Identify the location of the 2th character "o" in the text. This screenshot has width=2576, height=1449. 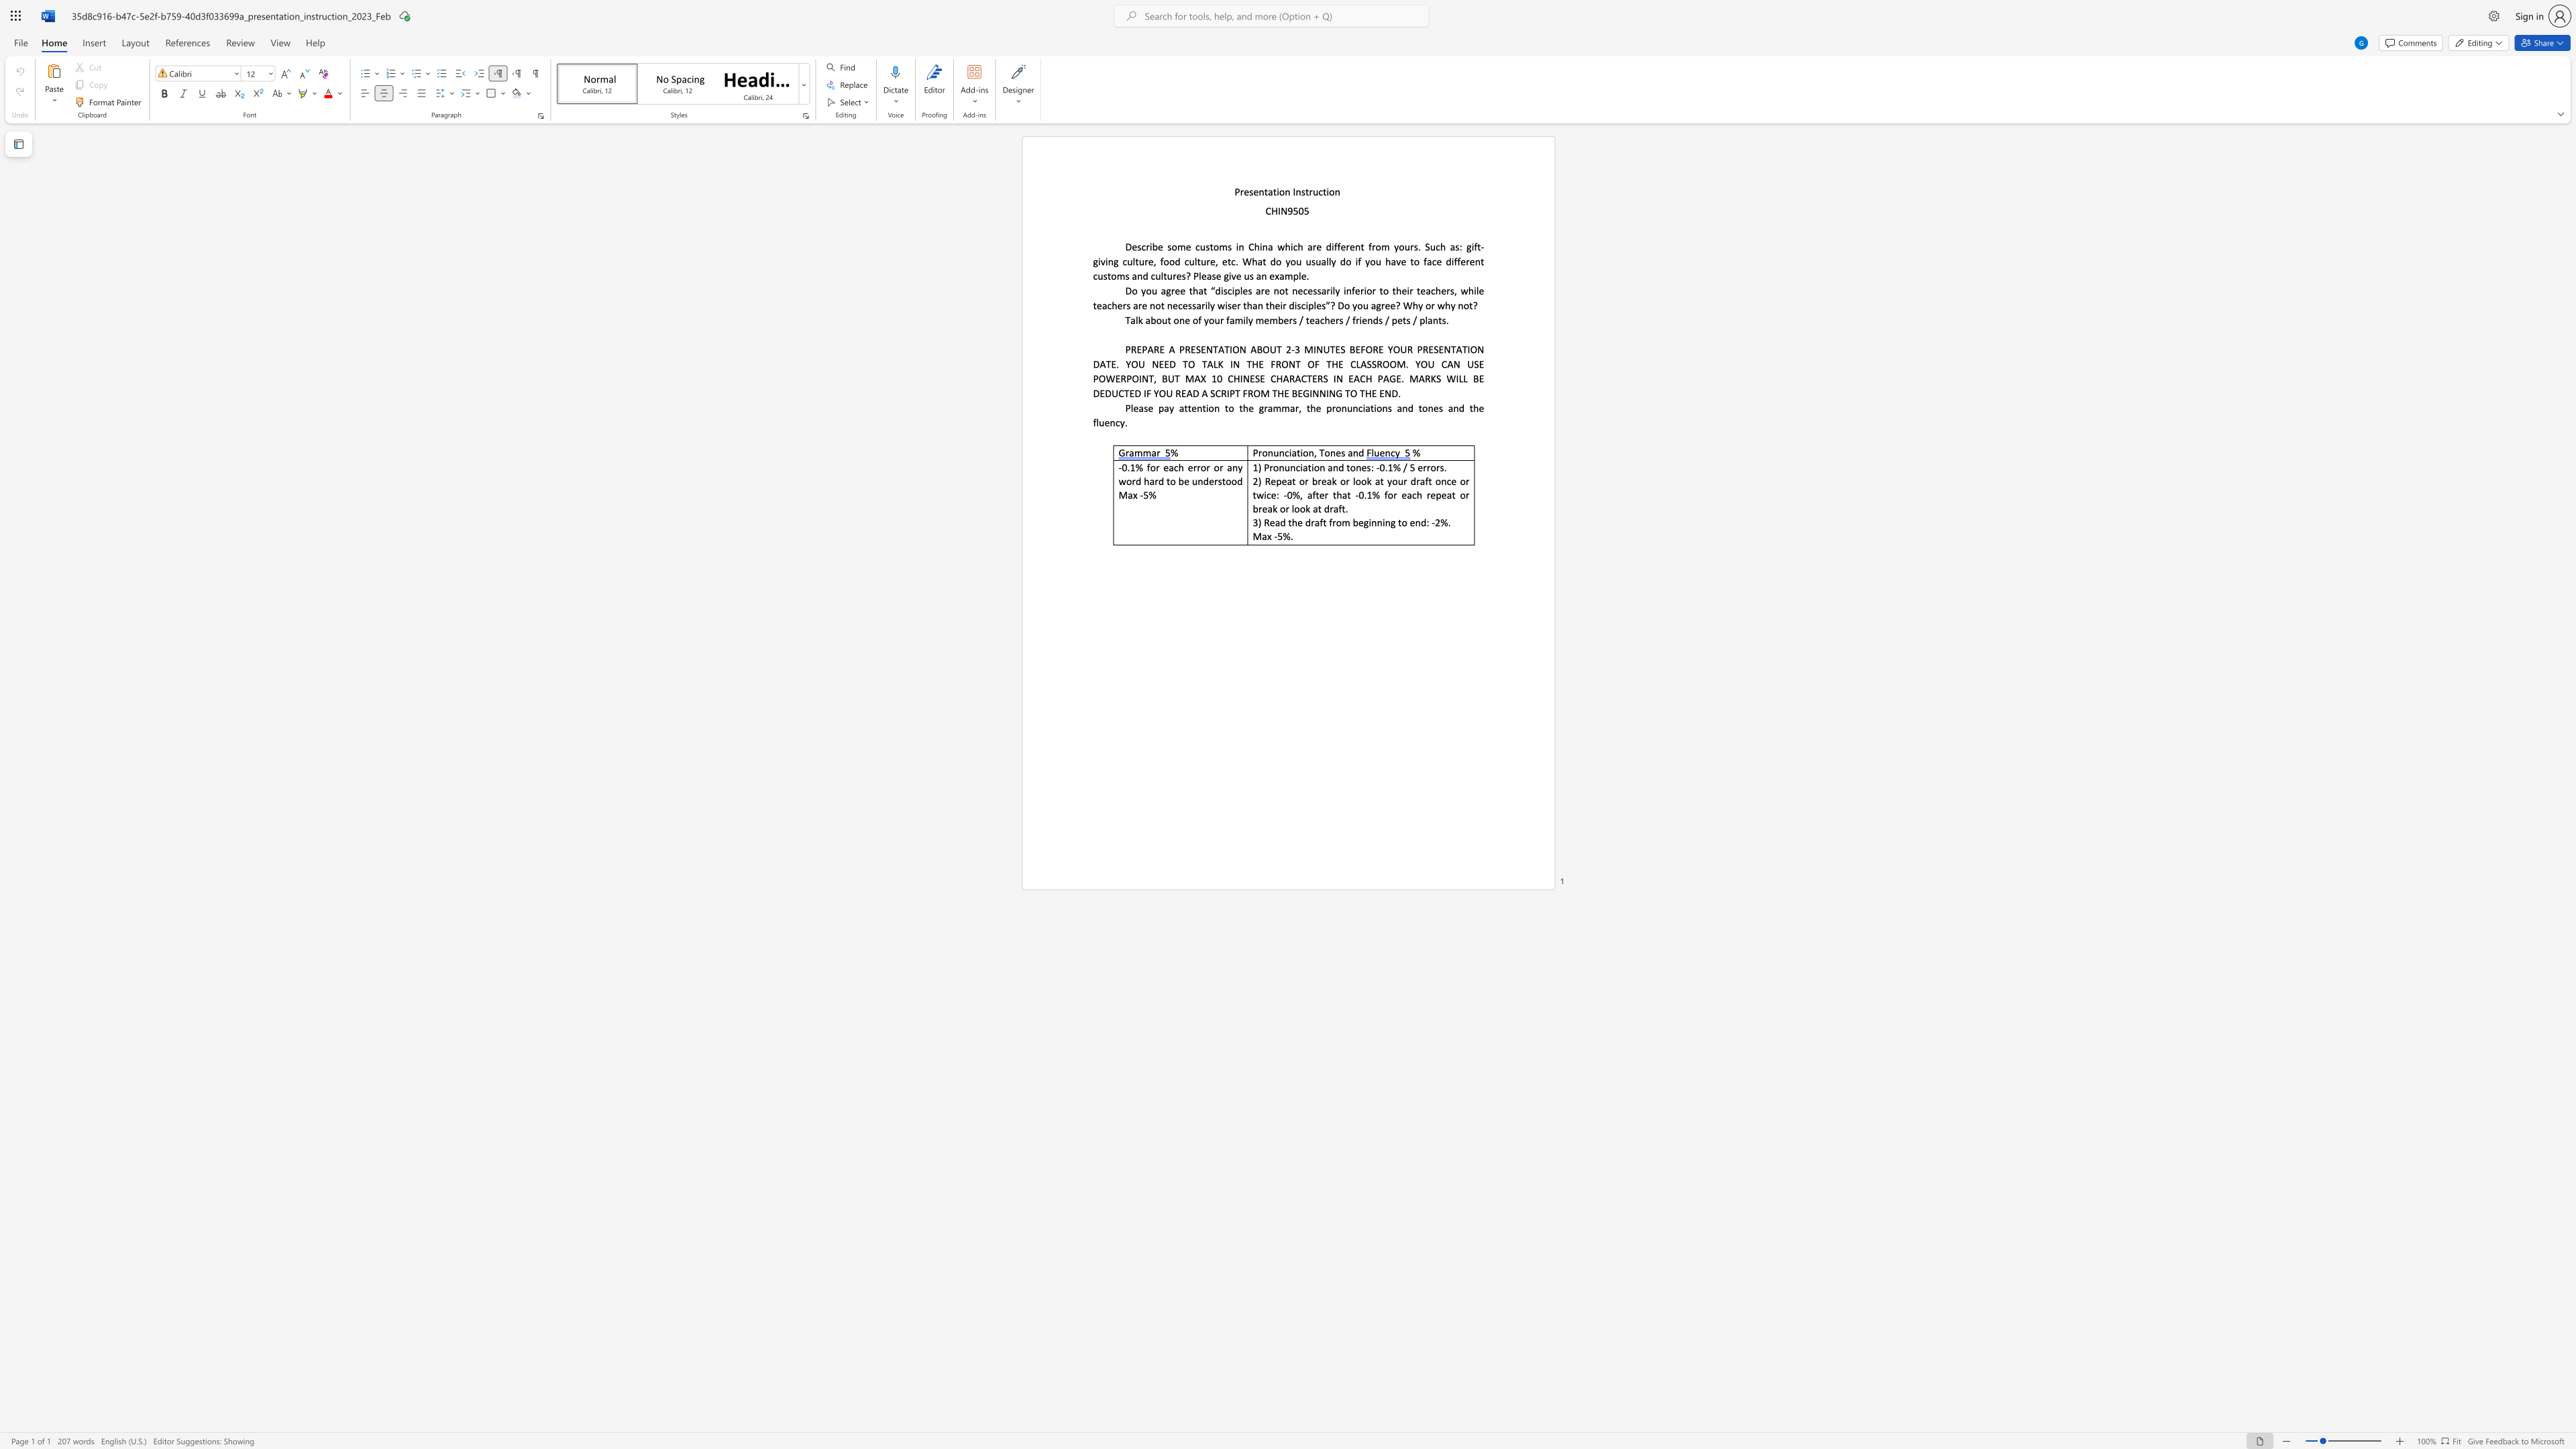
(1215, 246).